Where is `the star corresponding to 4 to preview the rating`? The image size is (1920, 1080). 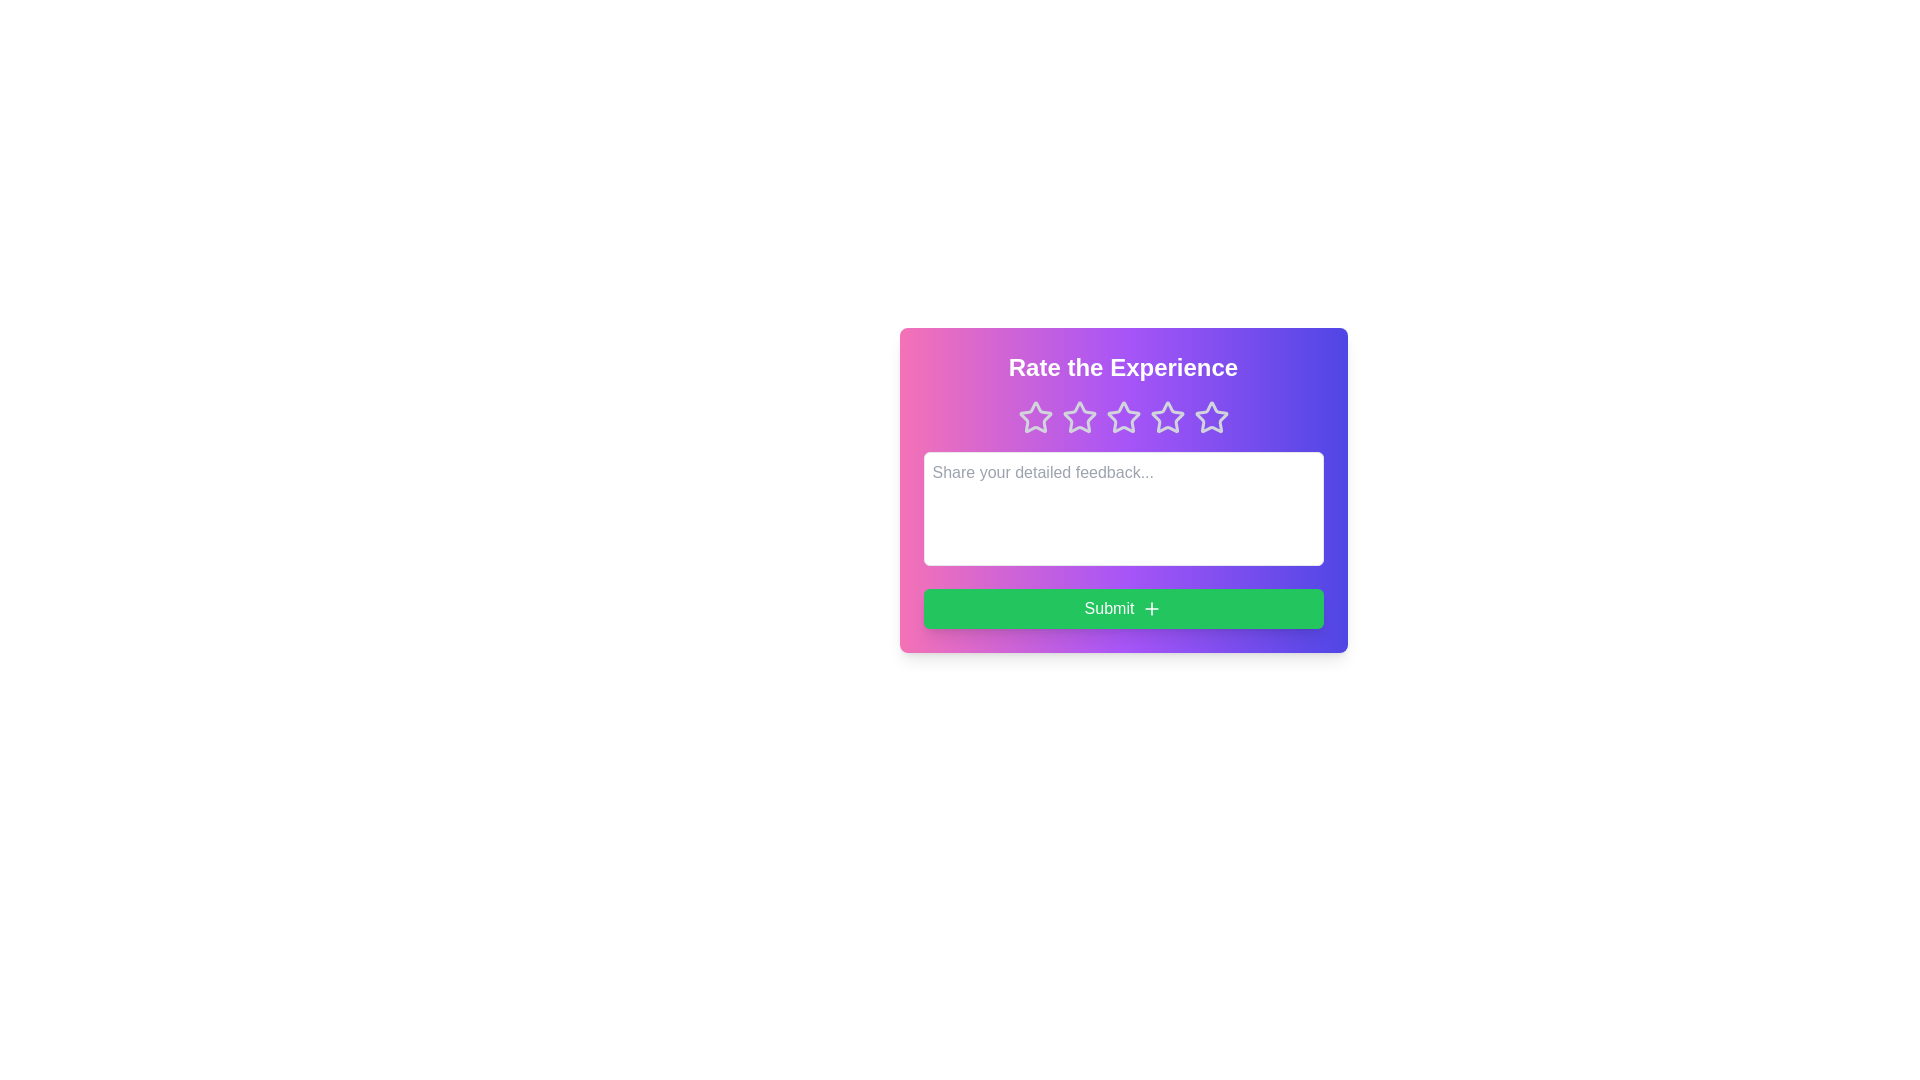
the star corresponding to 4 to preview the rating is located at coordinates (1167, 416).